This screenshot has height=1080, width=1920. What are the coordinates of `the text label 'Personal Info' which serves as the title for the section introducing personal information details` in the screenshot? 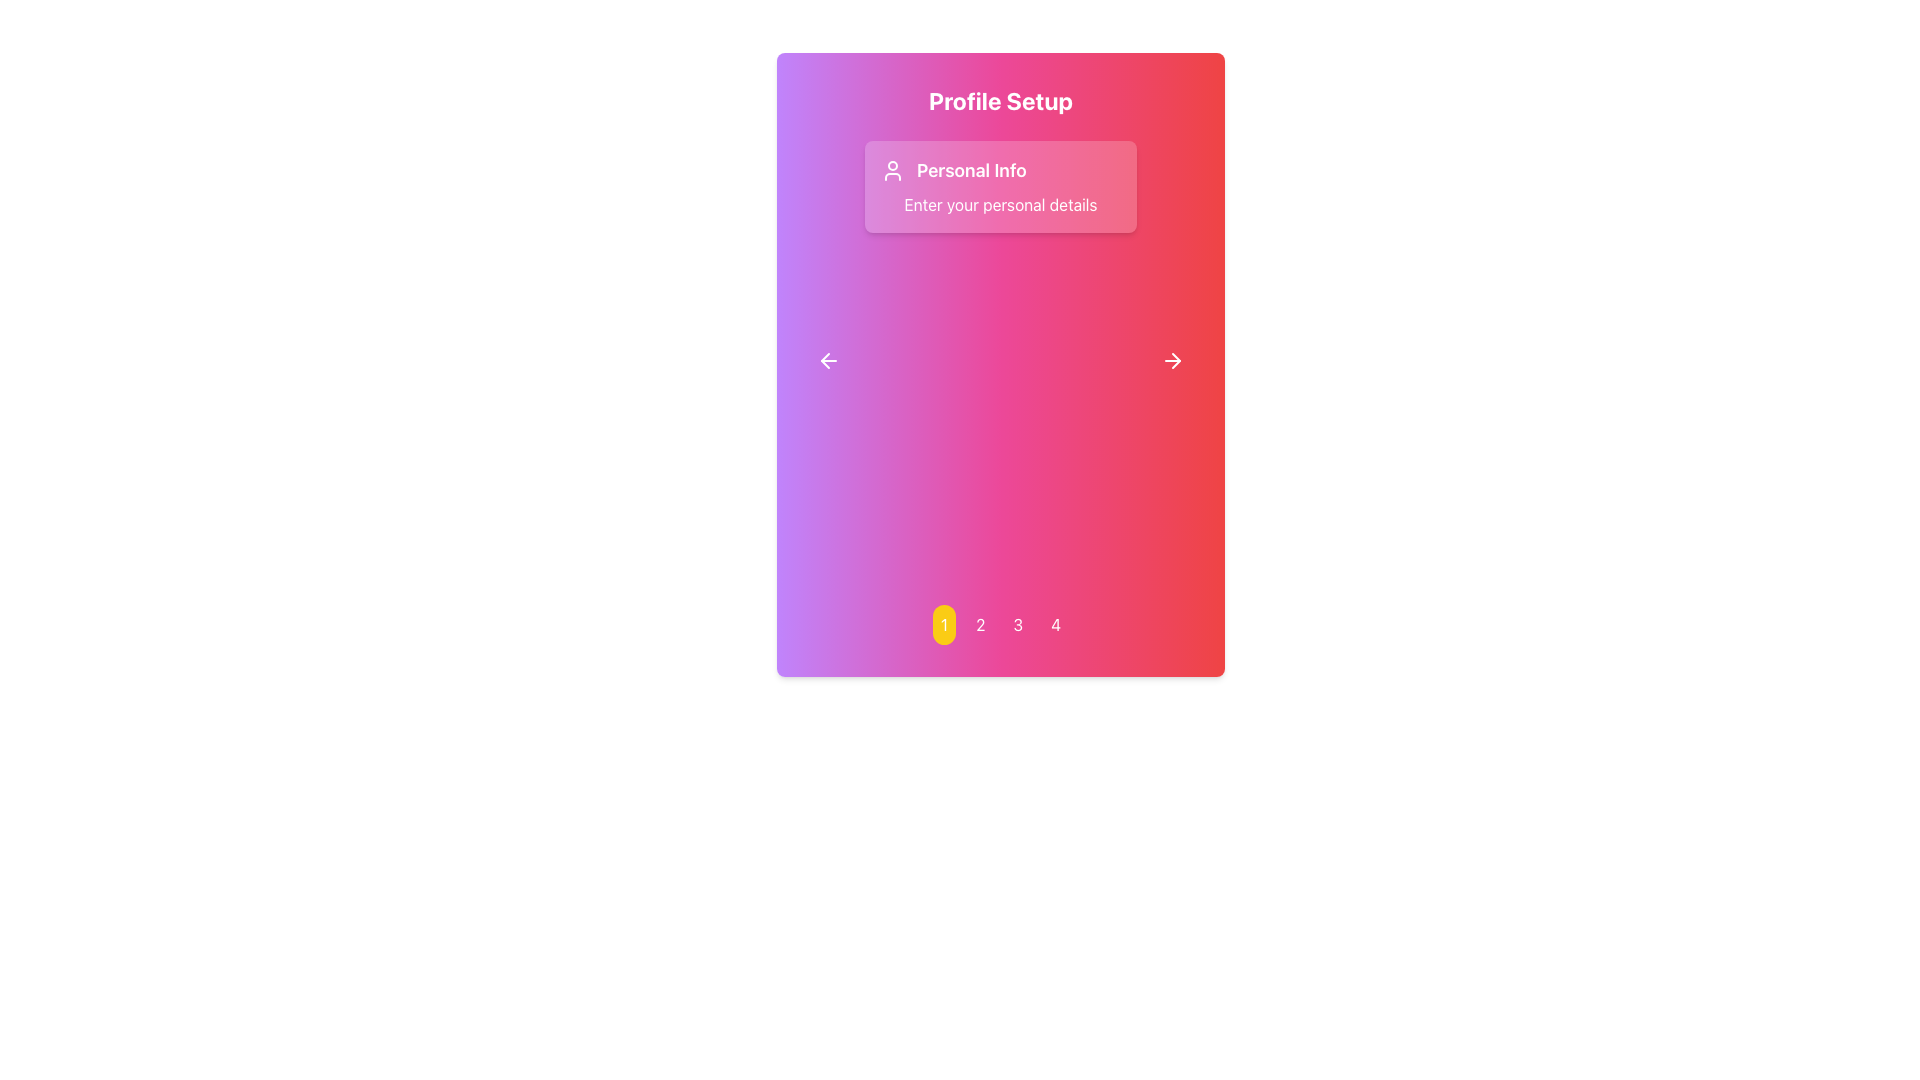 It's located at (971, 169).